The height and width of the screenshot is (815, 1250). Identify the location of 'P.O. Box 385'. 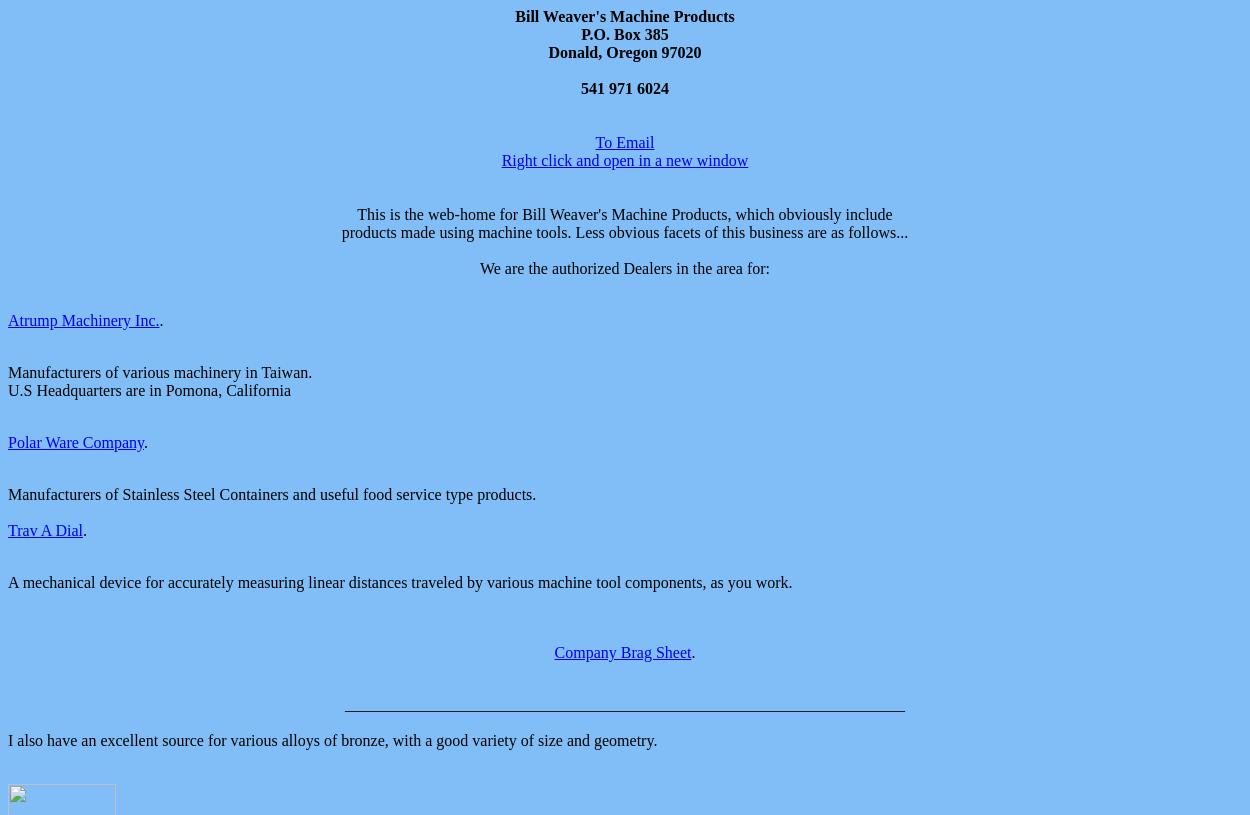
(580, 33).